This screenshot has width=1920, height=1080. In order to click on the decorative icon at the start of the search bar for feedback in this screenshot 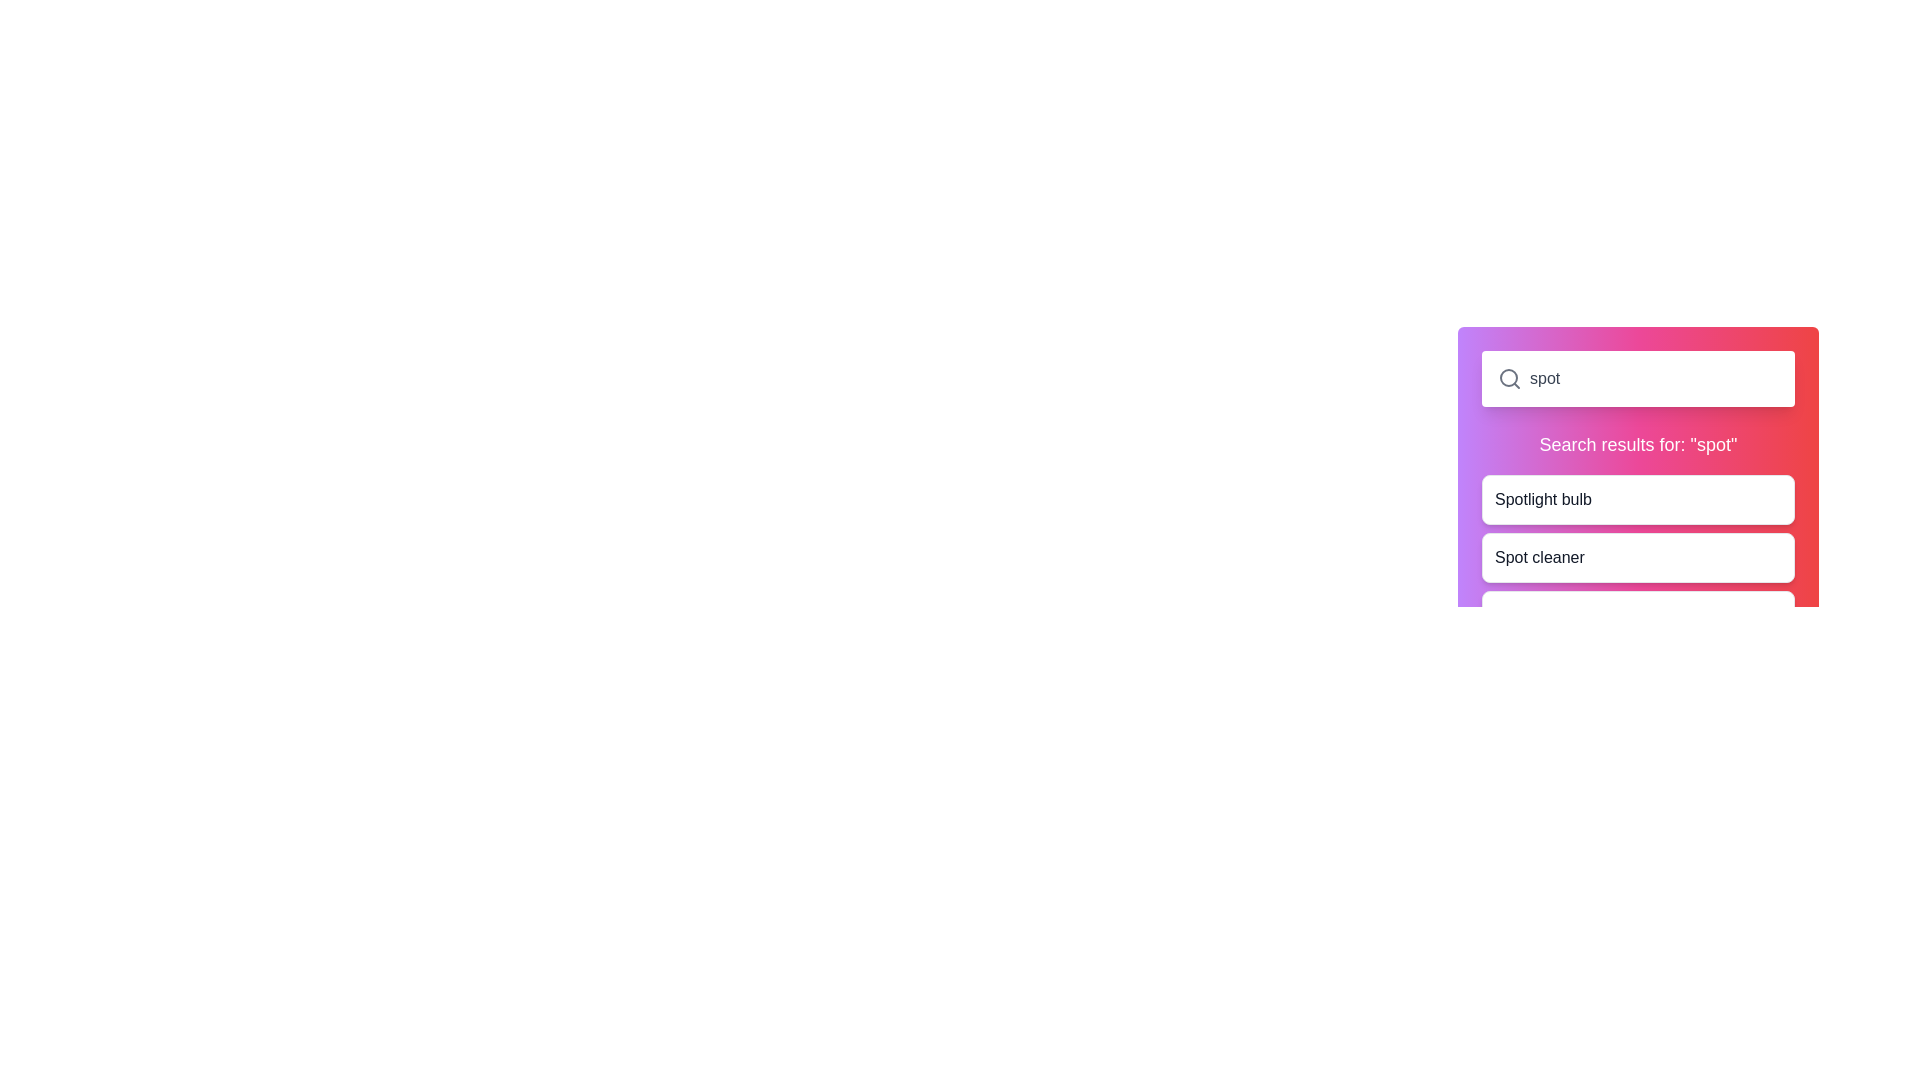, I will do `click(1510, 378)`.